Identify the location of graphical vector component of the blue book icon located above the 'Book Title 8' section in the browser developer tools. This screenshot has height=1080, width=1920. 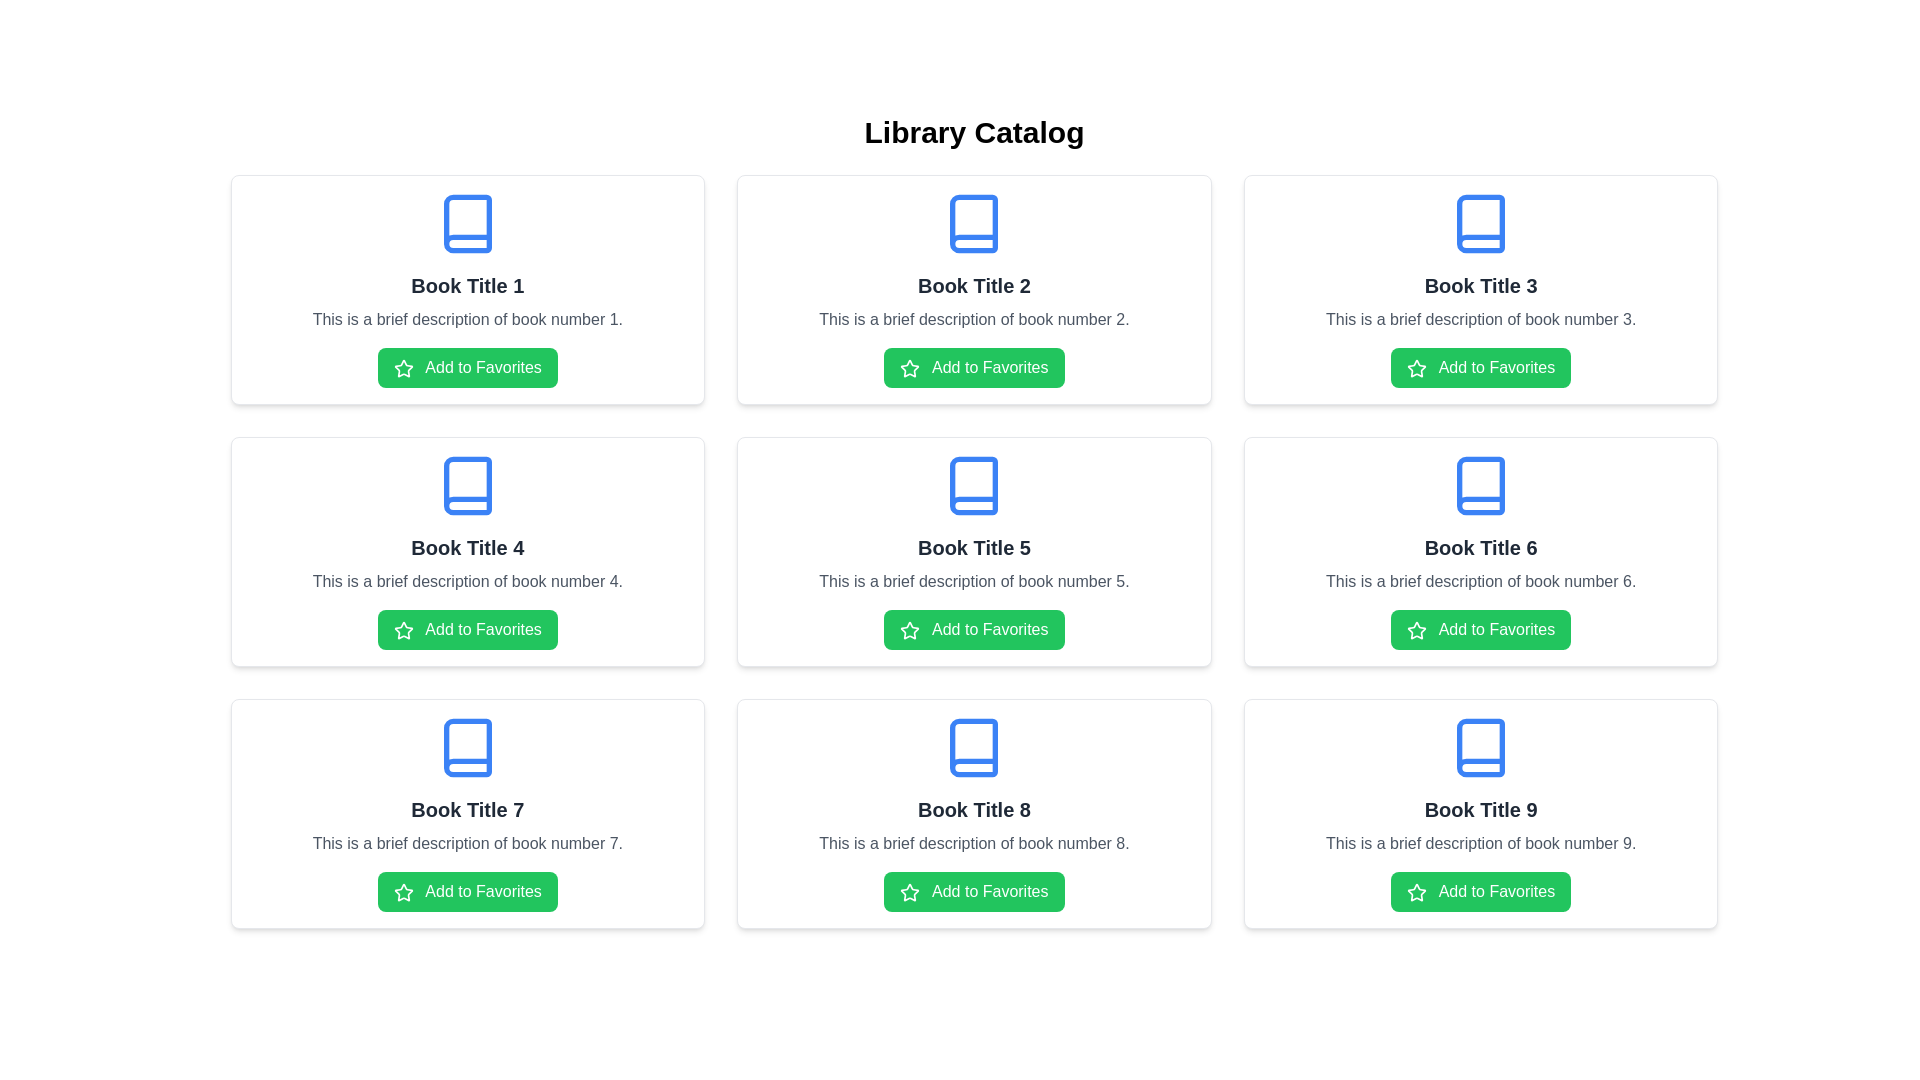
(974, 748).